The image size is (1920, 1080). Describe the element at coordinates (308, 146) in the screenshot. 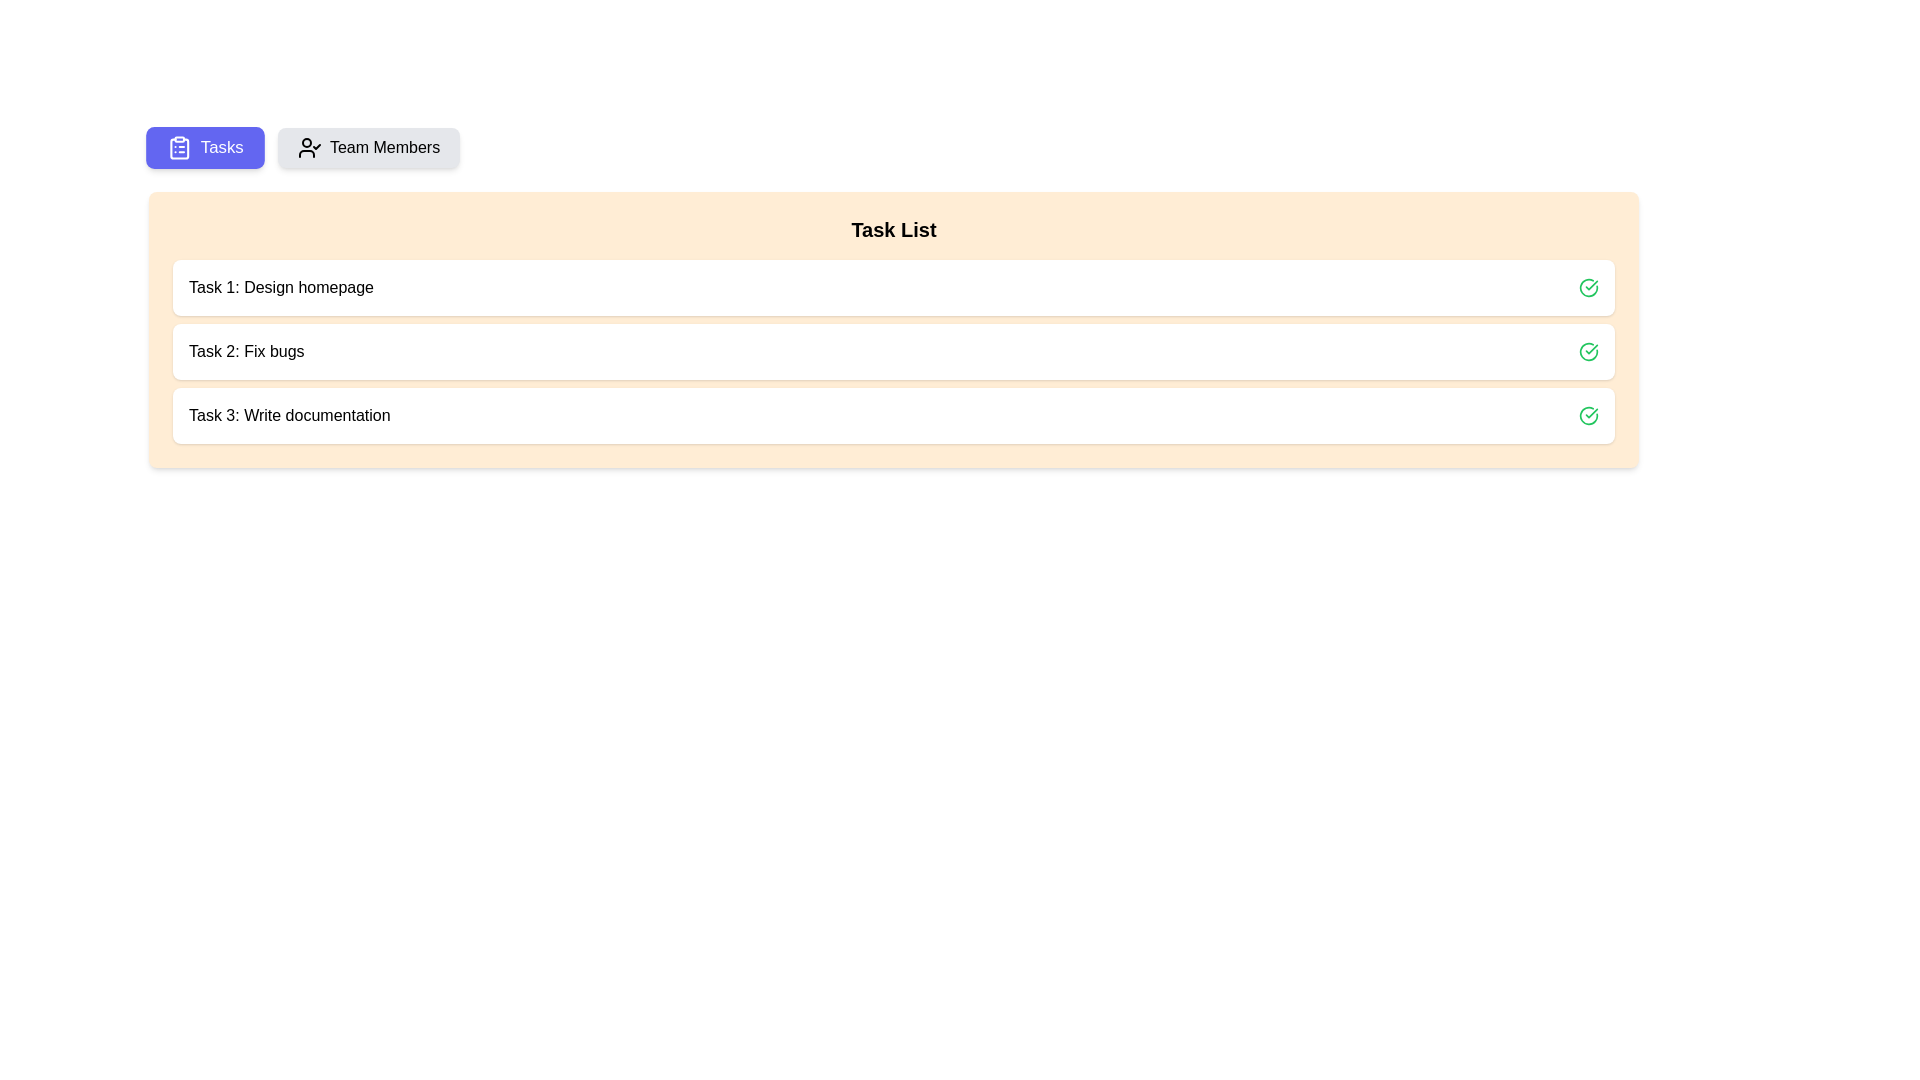

I see `the SVG icon of a user profile with a checkmark, which is styled with a black outline and positioned next to the 'Team Members' text` at that location.